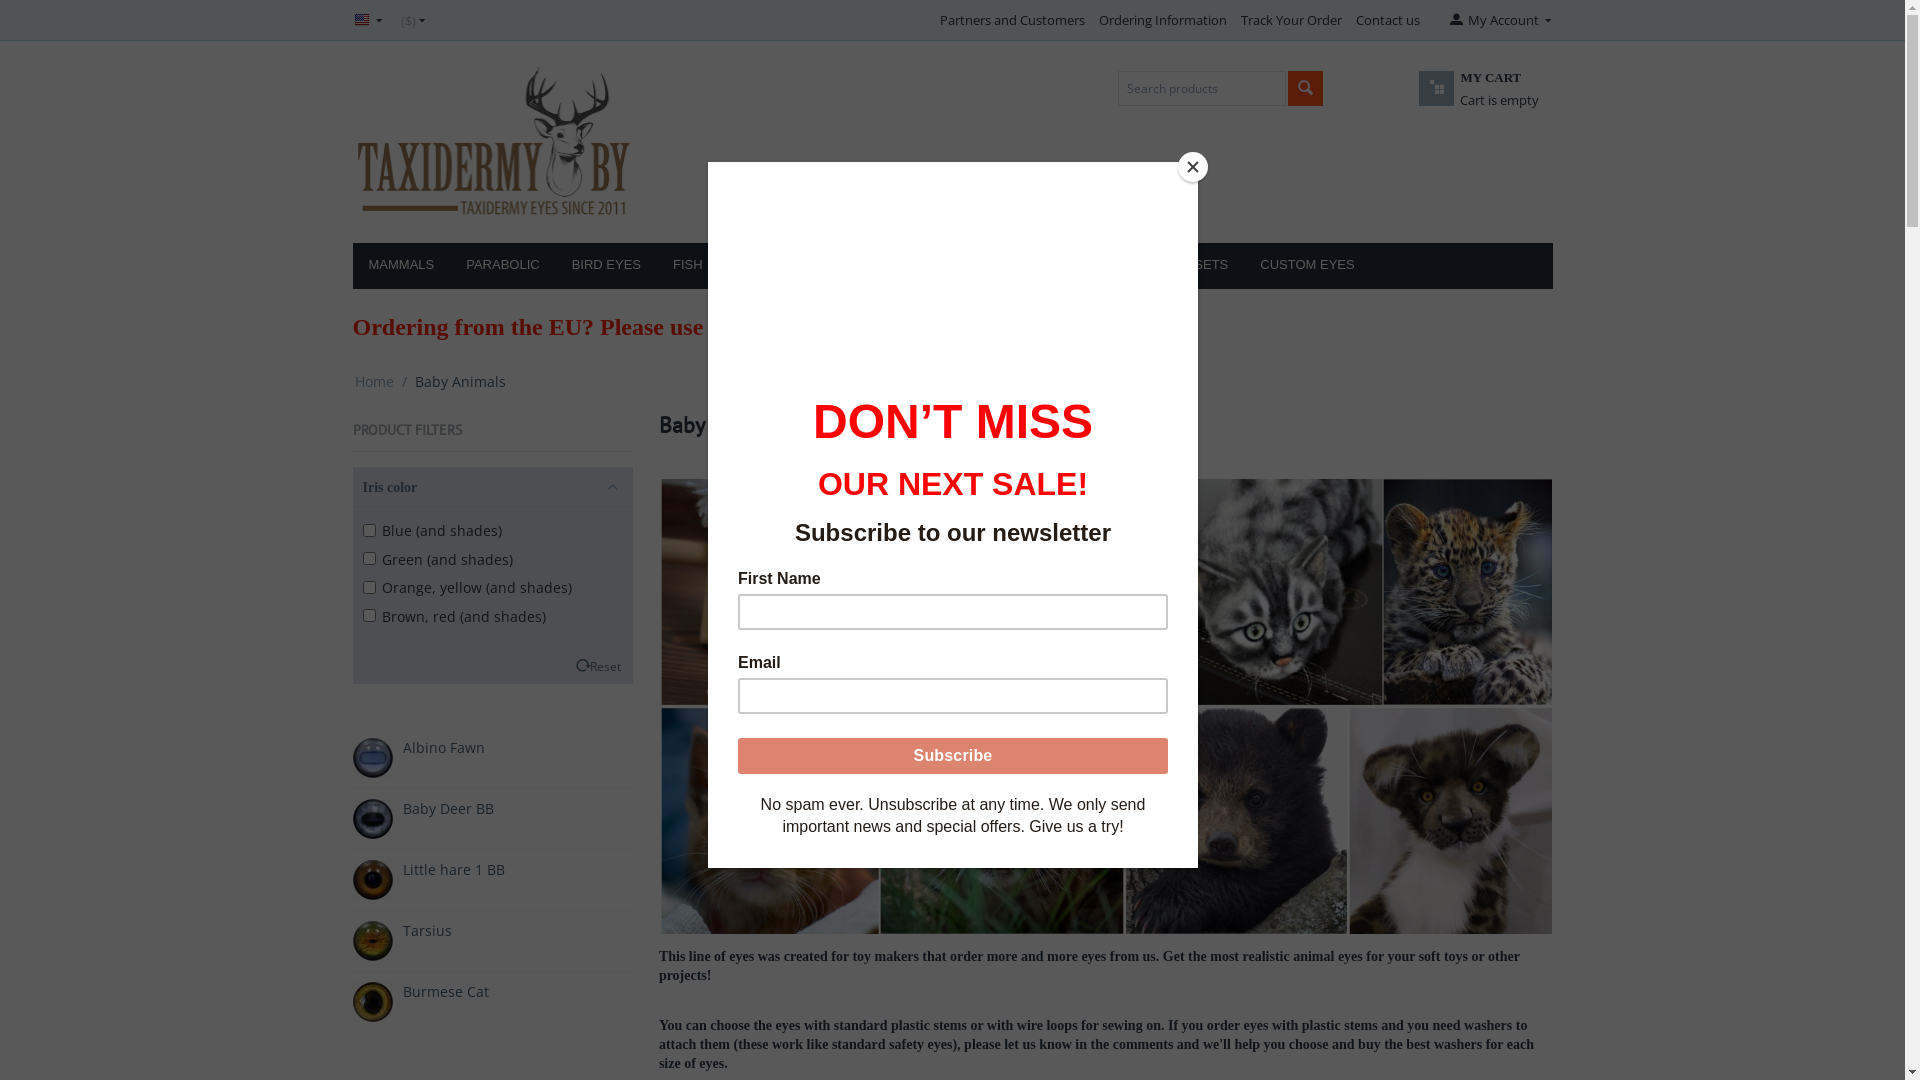  I want to click on 'Search', so click(1305, 87).